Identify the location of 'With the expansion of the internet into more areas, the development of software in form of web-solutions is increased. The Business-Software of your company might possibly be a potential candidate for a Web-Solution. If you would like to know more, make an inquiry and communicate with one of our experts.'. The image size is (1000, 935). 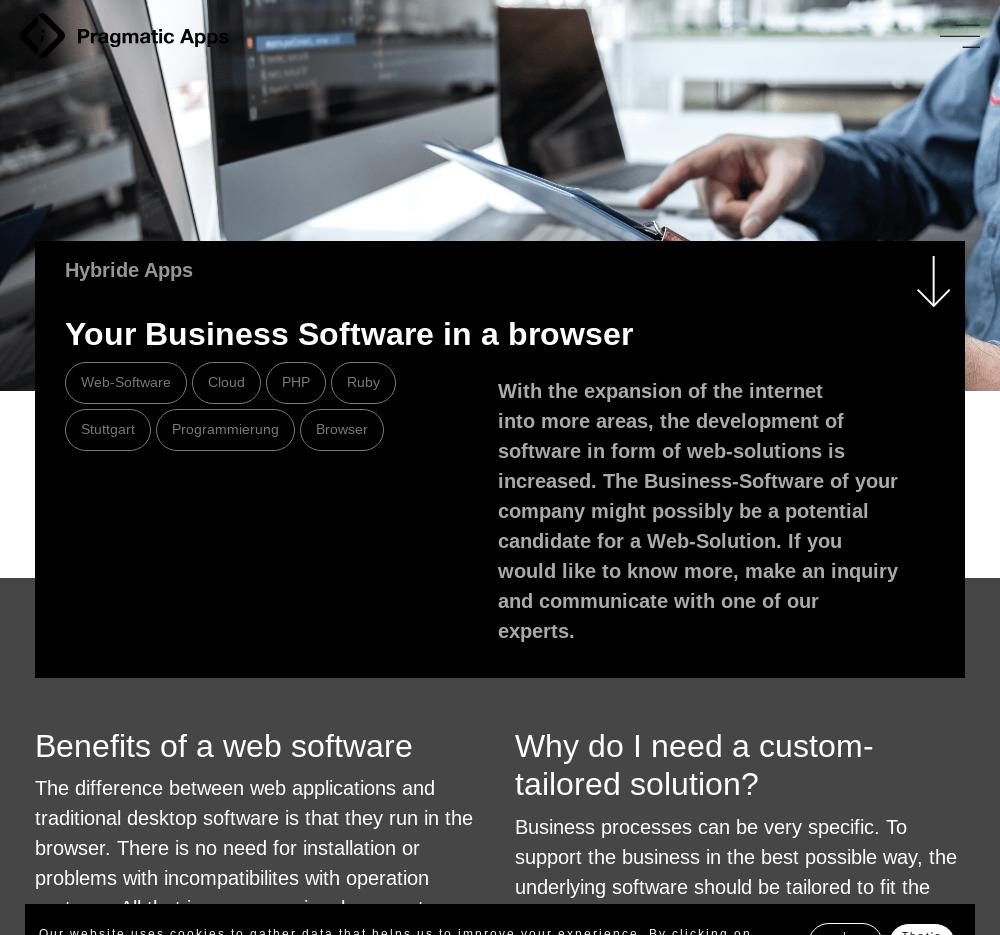
(697, 510).